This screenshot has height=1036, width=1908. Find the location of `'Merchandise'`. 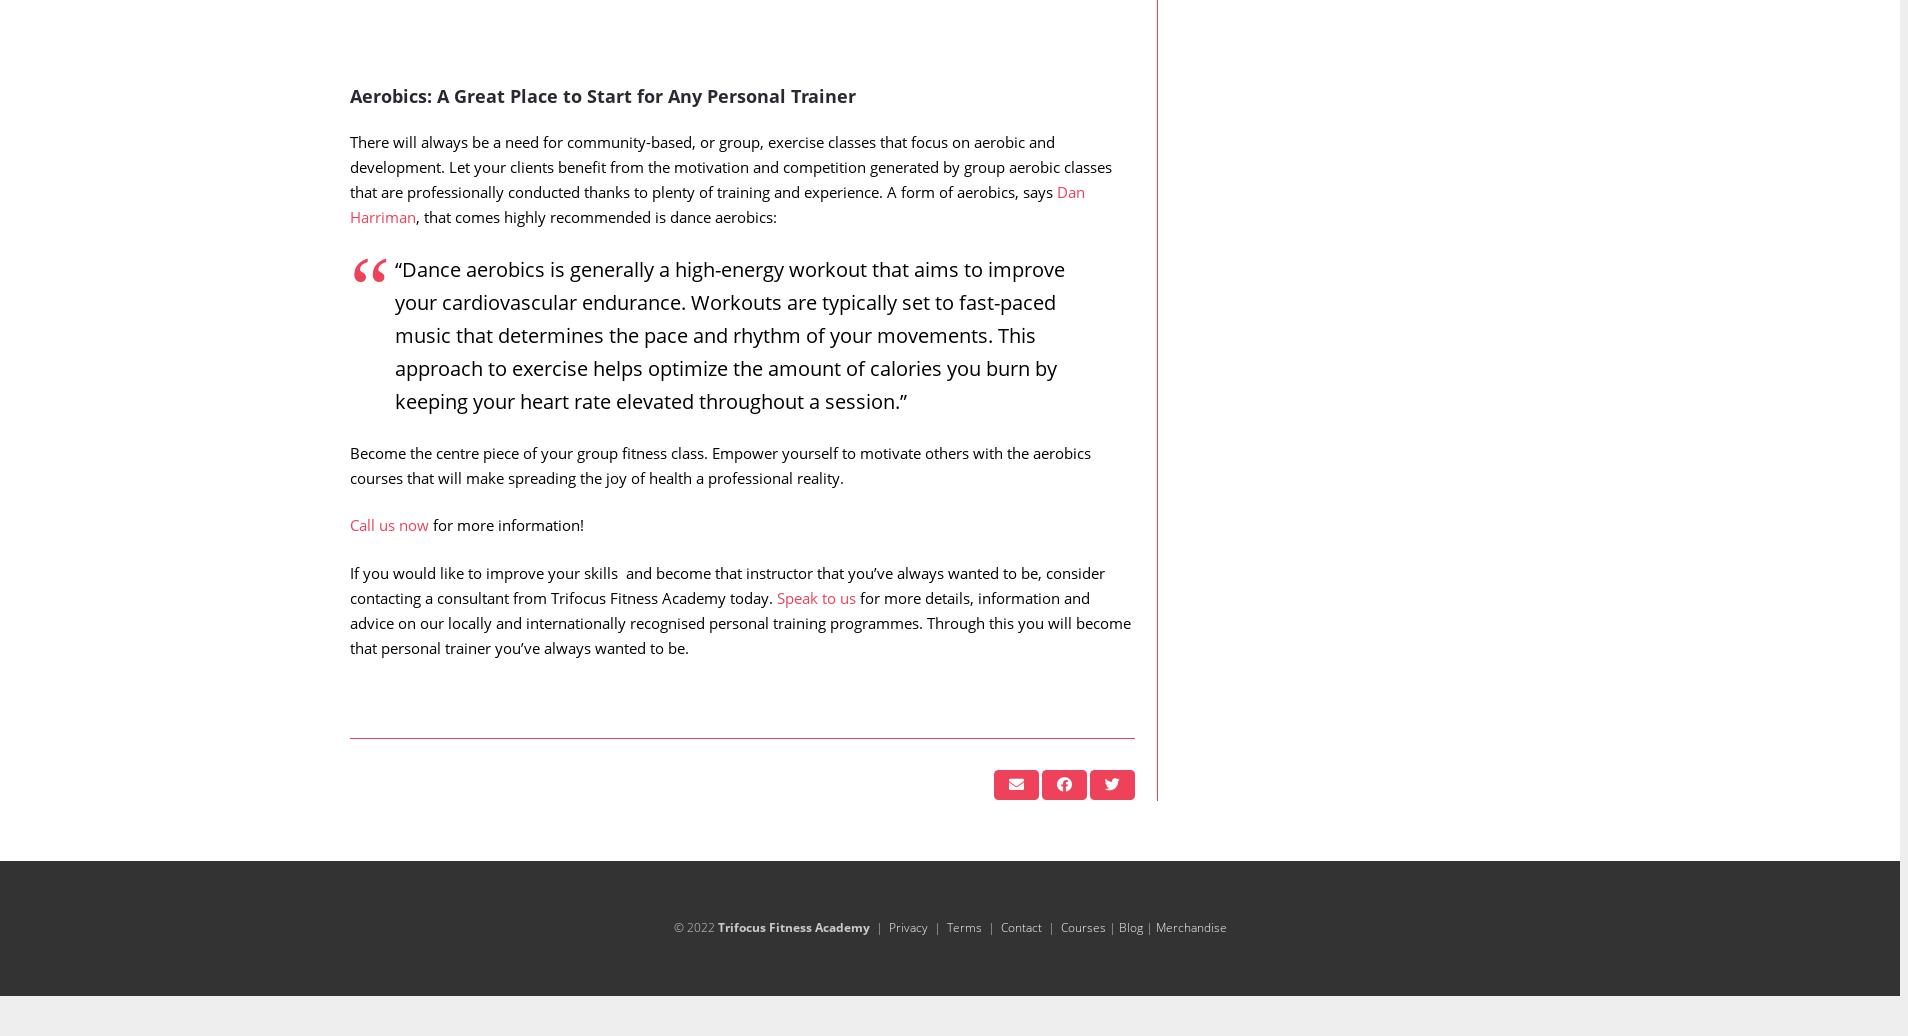

'Merchandise' is located at coordinates (1189, 967).